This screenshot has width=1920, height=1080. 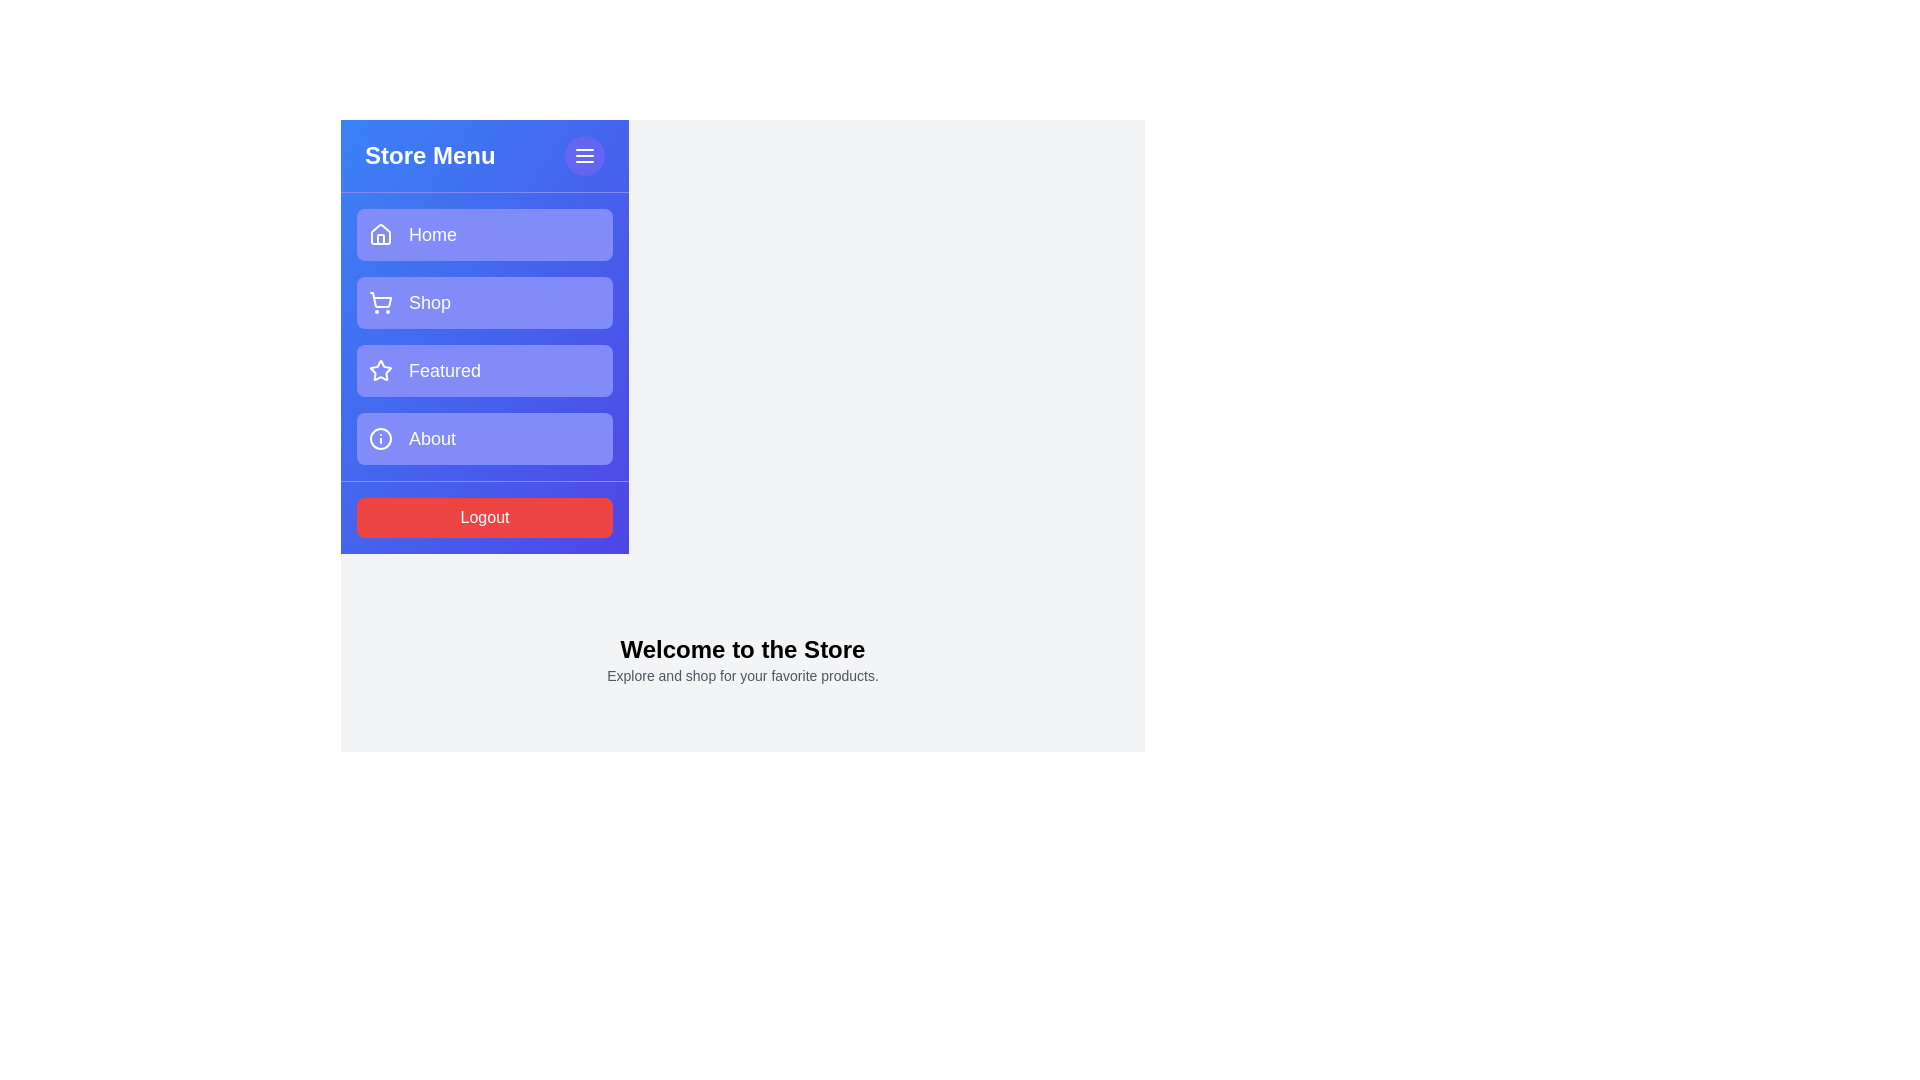 What do you see at coordinates (484, 303) in the screenshot?
I see `the Shop button to navigate to the respective section` at bounding box center [484, 303].